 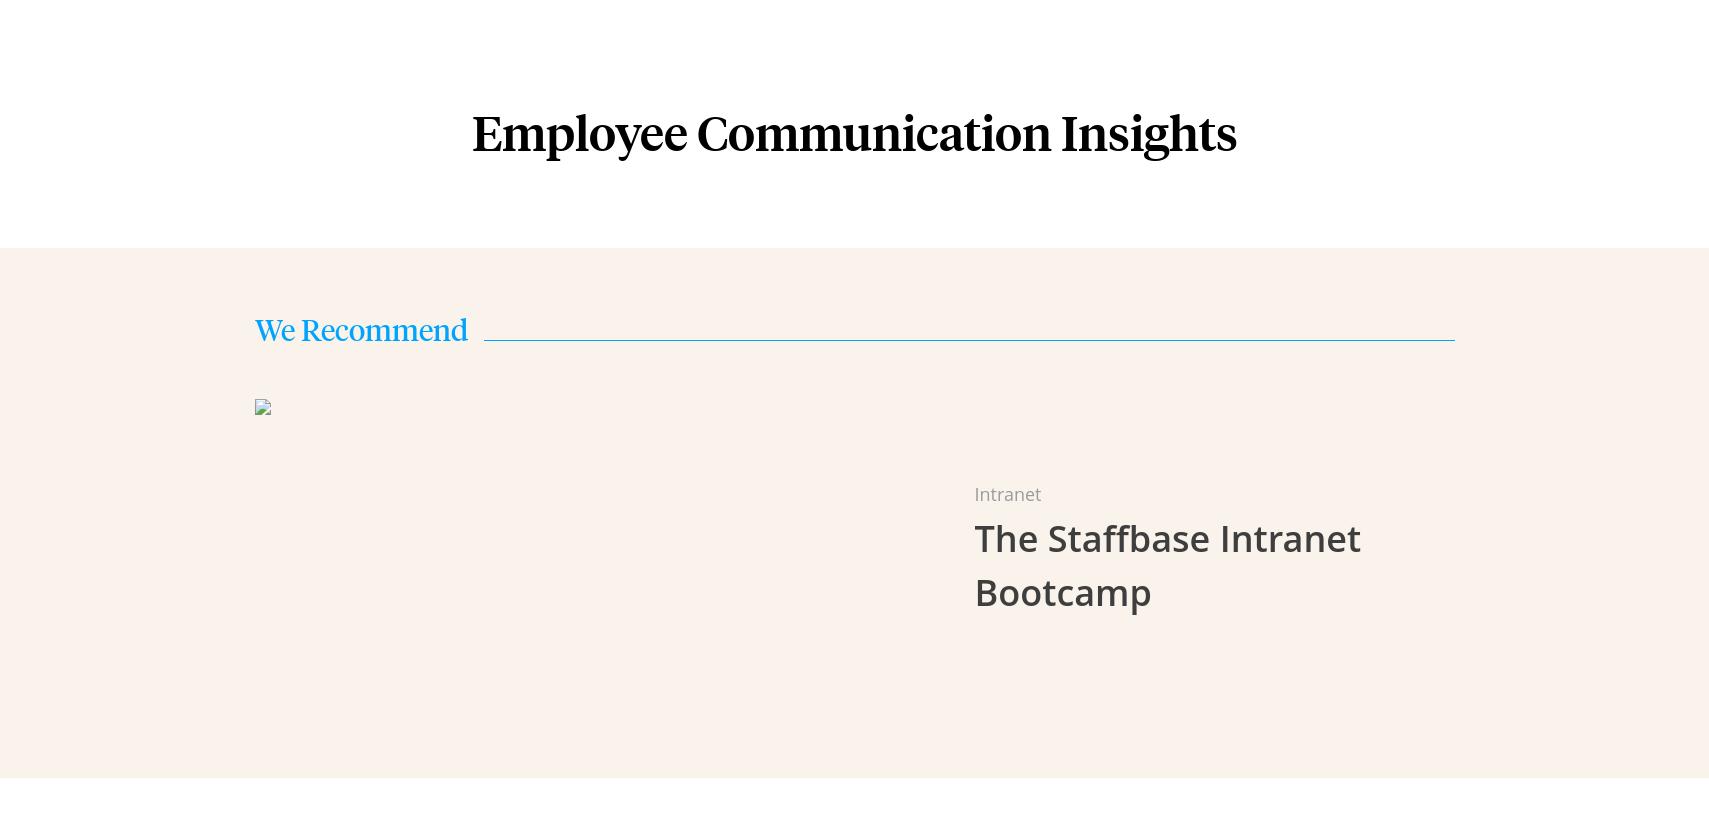 I want to click on 'Employee Email', so click(x=821, y=211).